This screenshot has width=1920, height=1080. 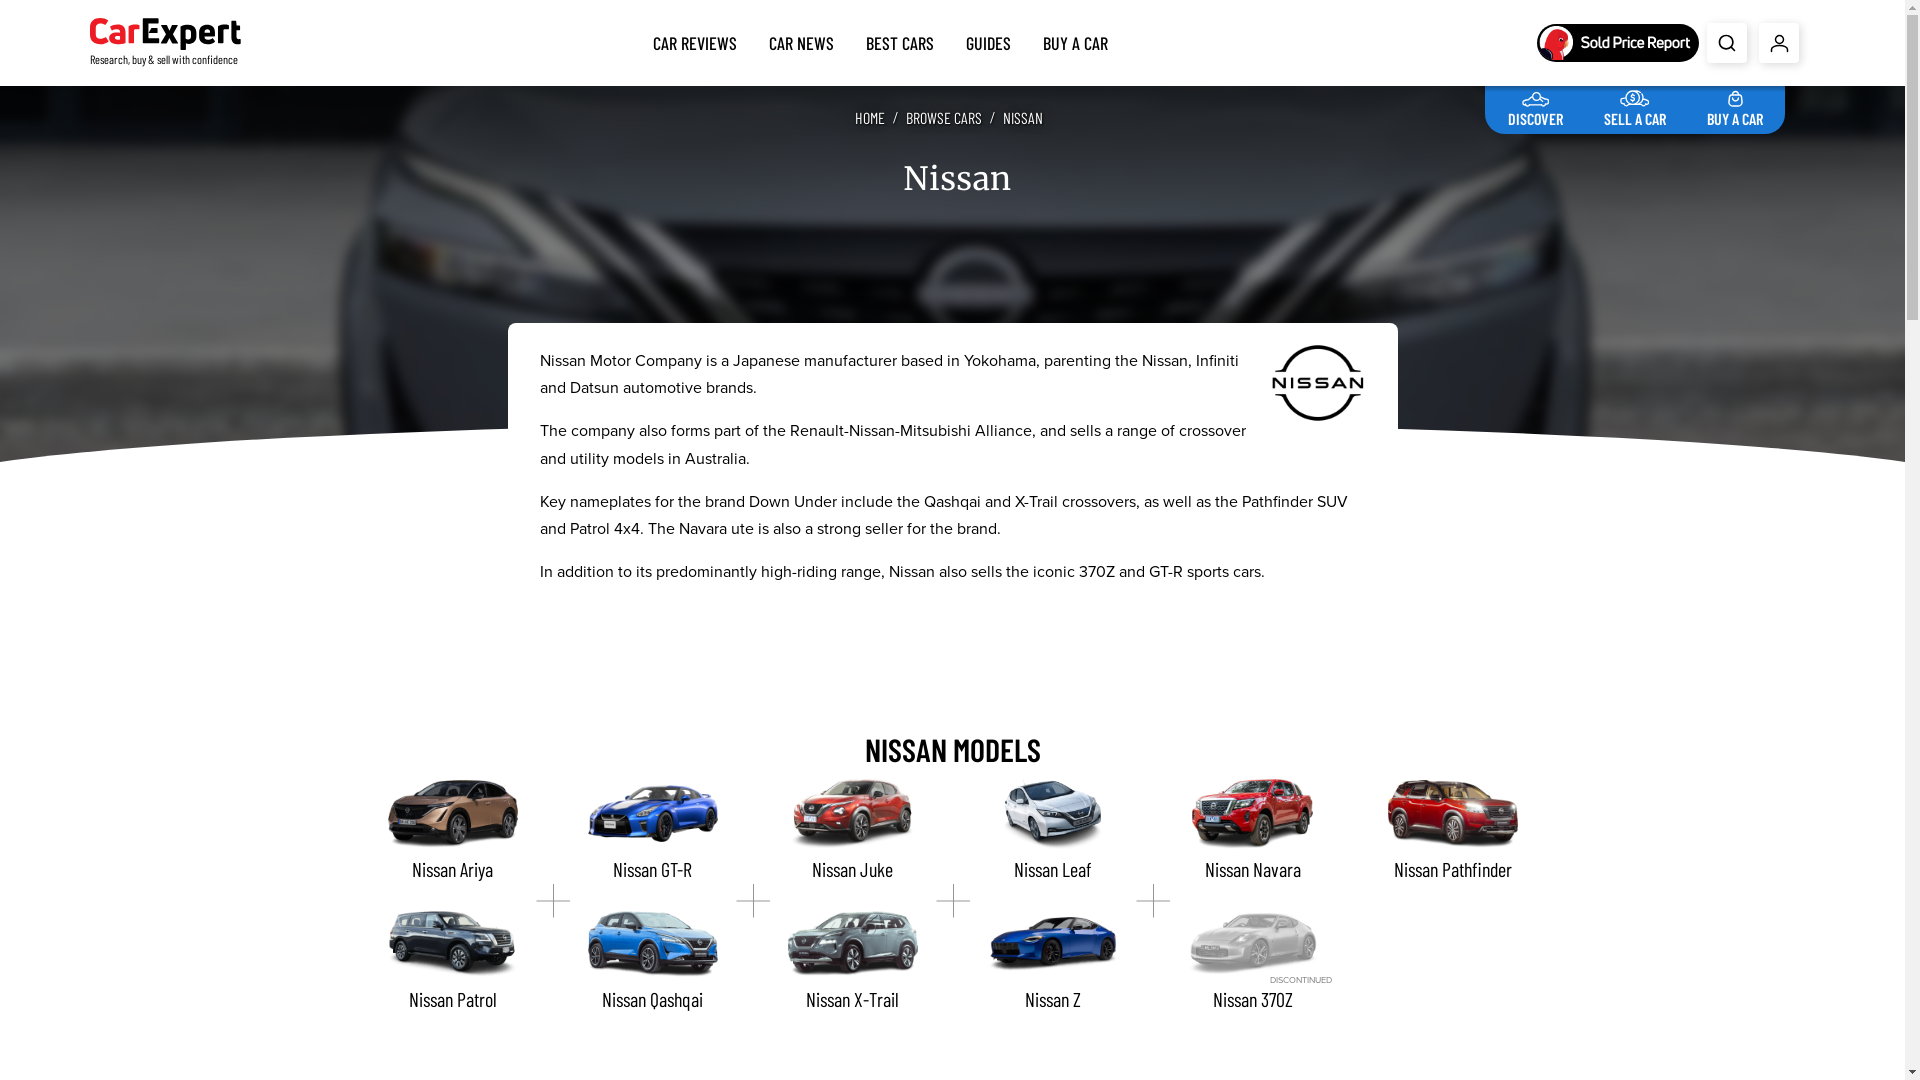 What do you see at coordinates (1251, 959) in the screenshot?
I see `'DISCONTINUED` at bounding box center [1251, 959].